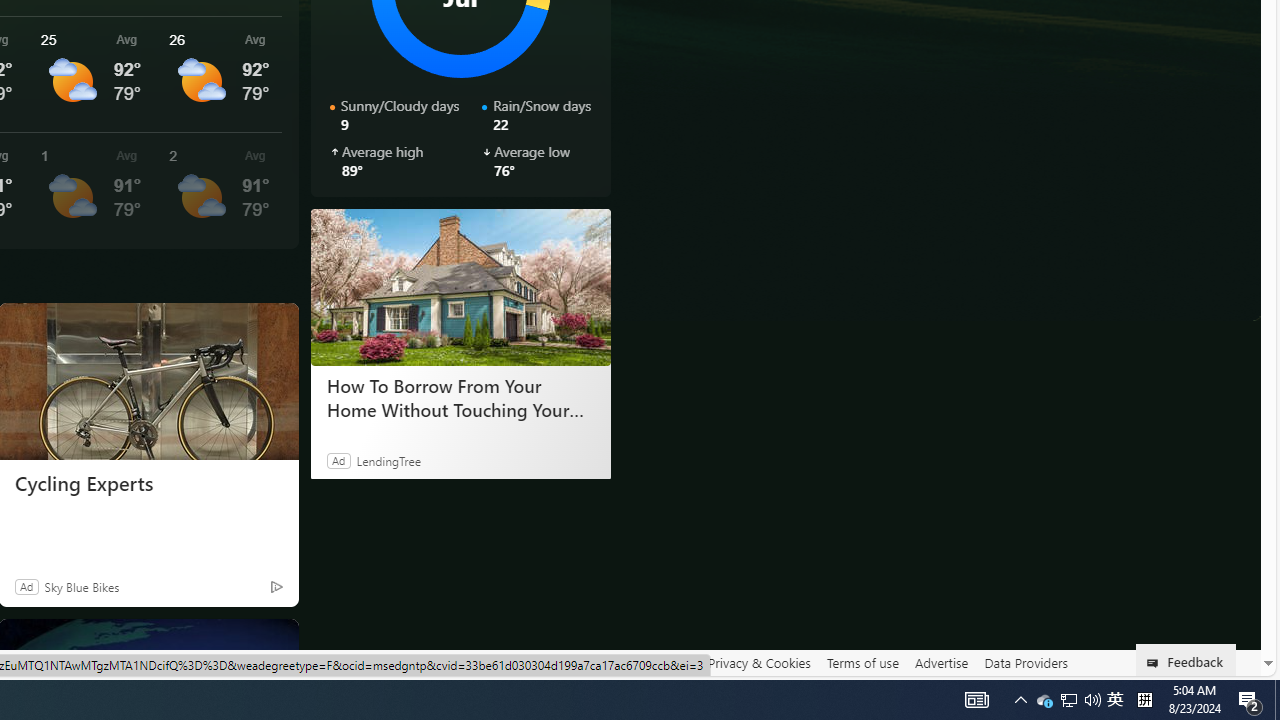 The height and width of the screenshot is (720, 1280). What do you see at coordinates (221, 190) in the screenshot?
I see `'See More Details'` at bounding box center [221, 190].